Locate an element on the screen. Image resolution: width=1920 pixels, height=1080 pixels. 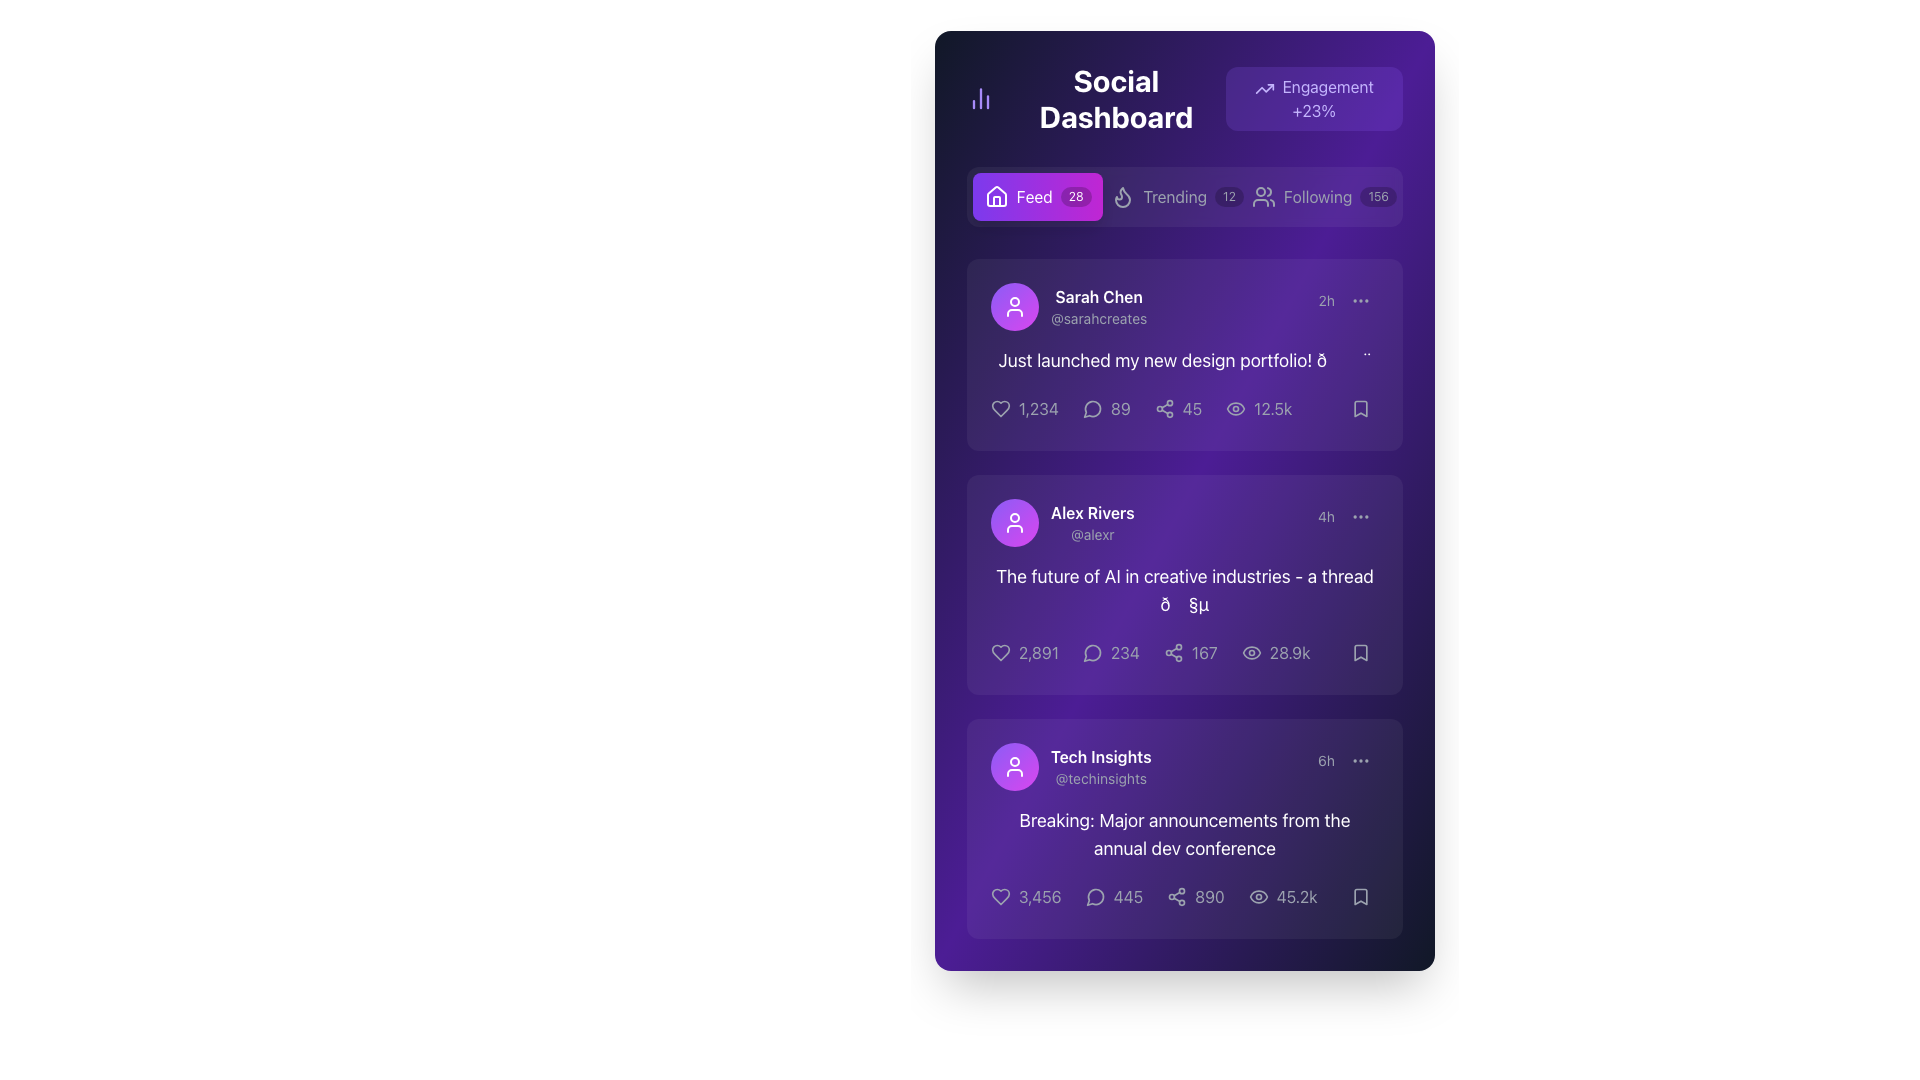
the interactive share button with a counter, which is the fourth item from the left in its row and located at the bottom of the card is located at coordinates (1154, 896).